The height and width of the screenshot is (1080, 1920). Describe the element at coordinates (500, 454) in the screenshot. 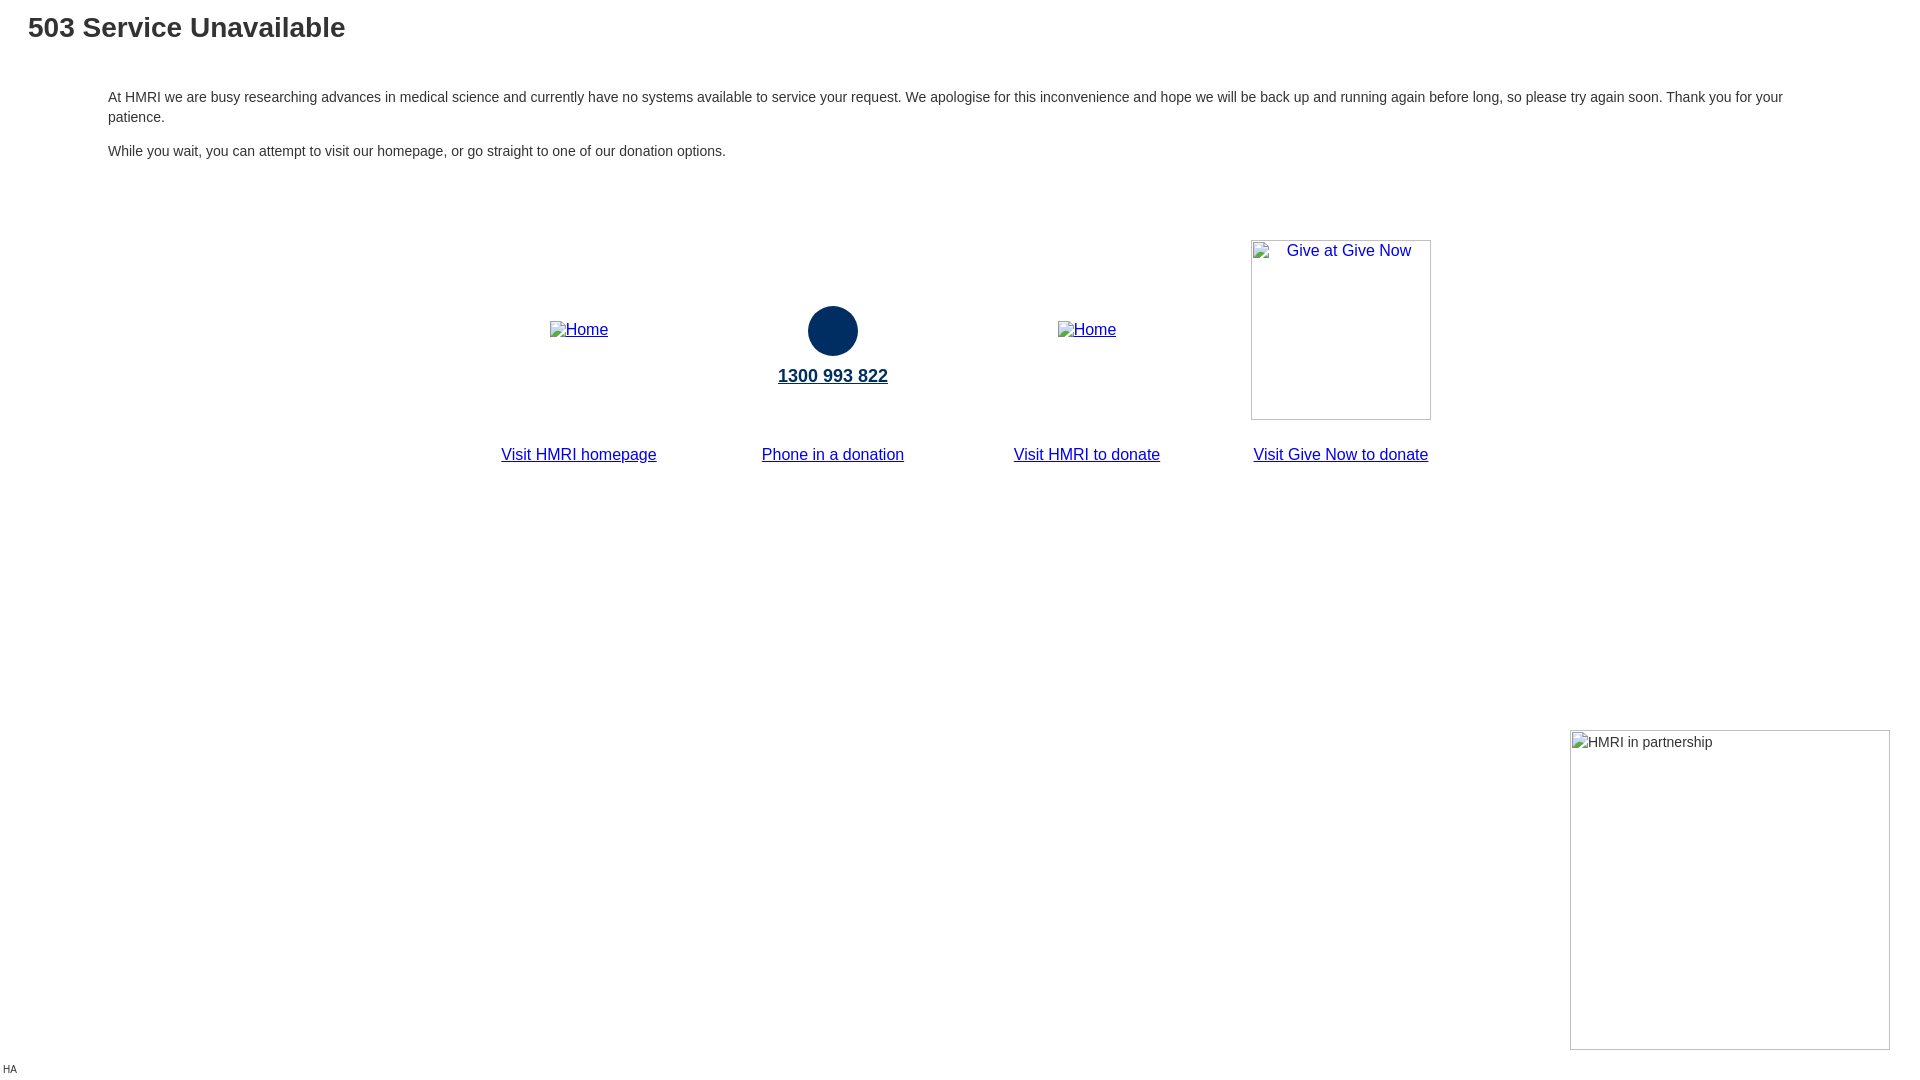

I see `'Visit HMRI homepage'` at that location.